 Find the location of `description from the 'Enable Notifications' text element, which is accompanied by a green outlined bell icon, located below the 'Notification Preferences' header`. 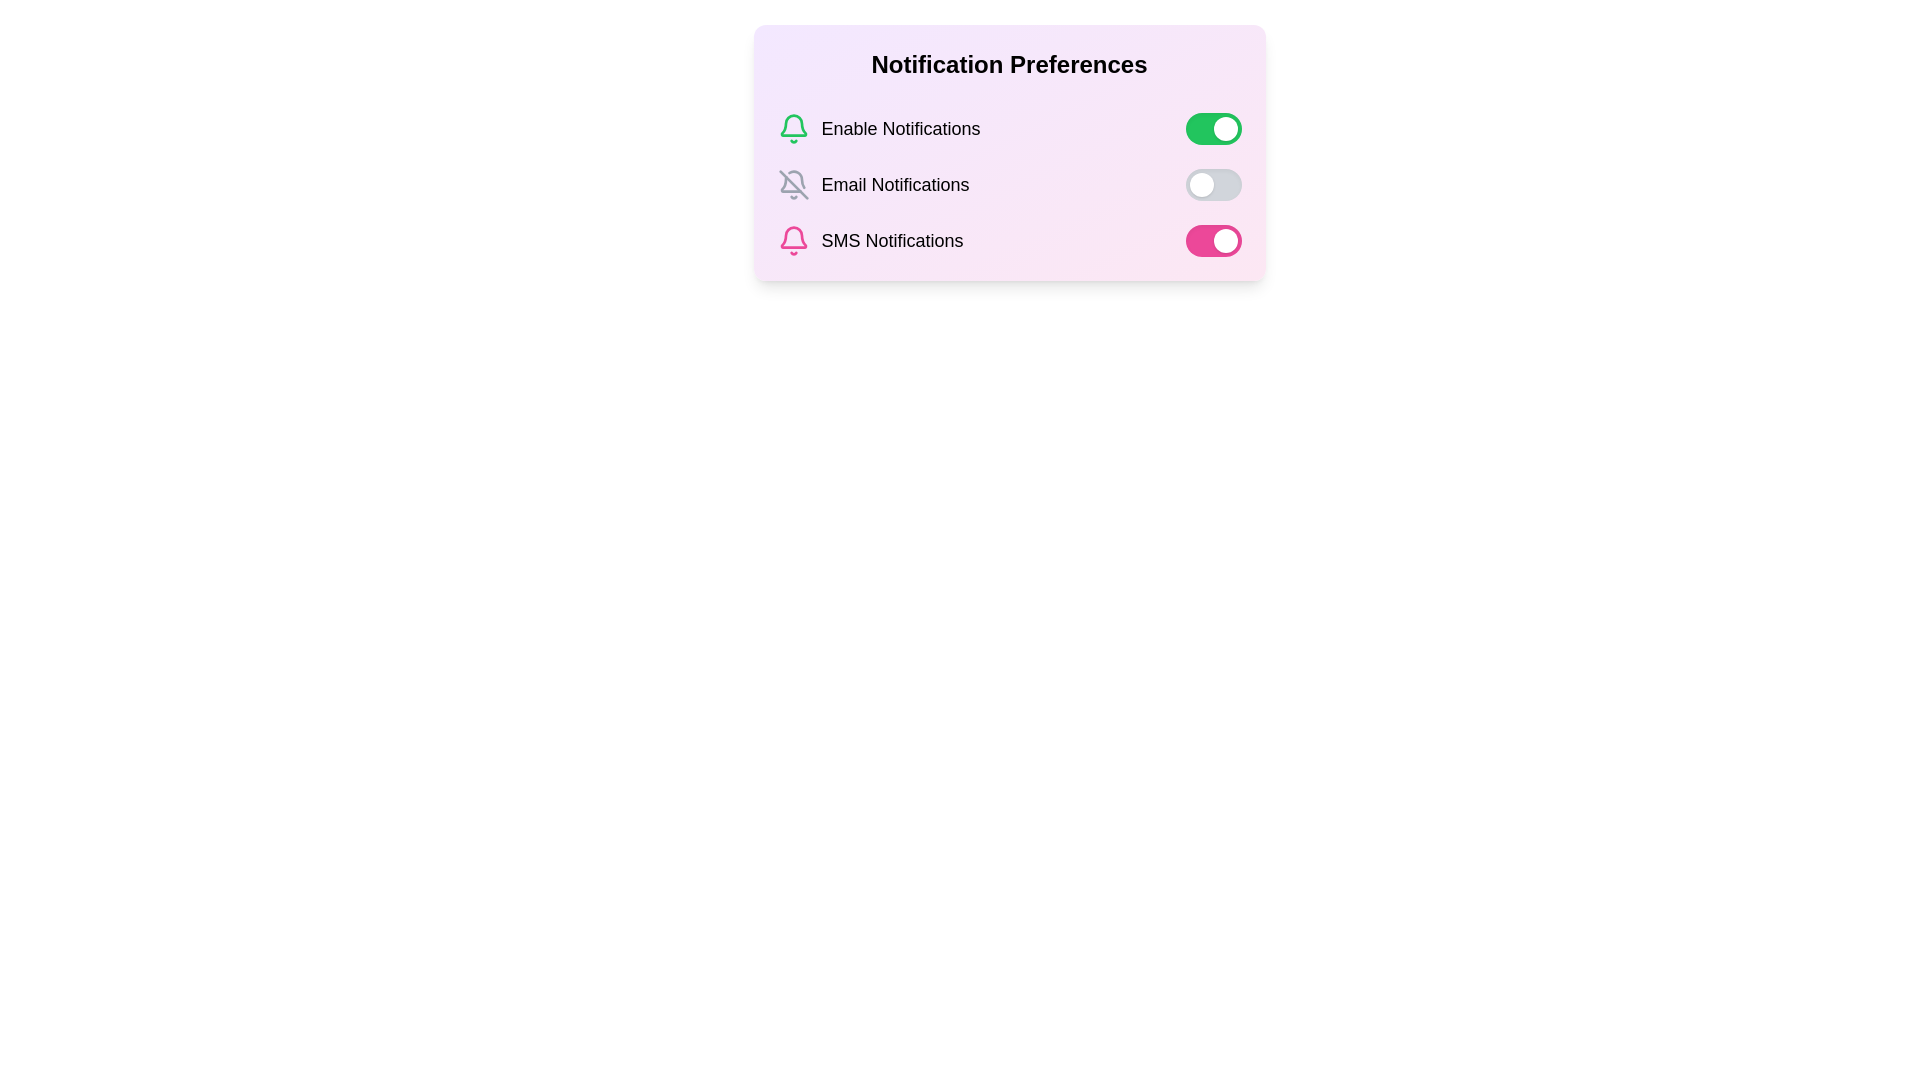

description from the 'Enable Notifications' text element, which is accompanied by a green outlined bell icon, located below the 'Notification Preferences' header is located at coordinates (878, 128).